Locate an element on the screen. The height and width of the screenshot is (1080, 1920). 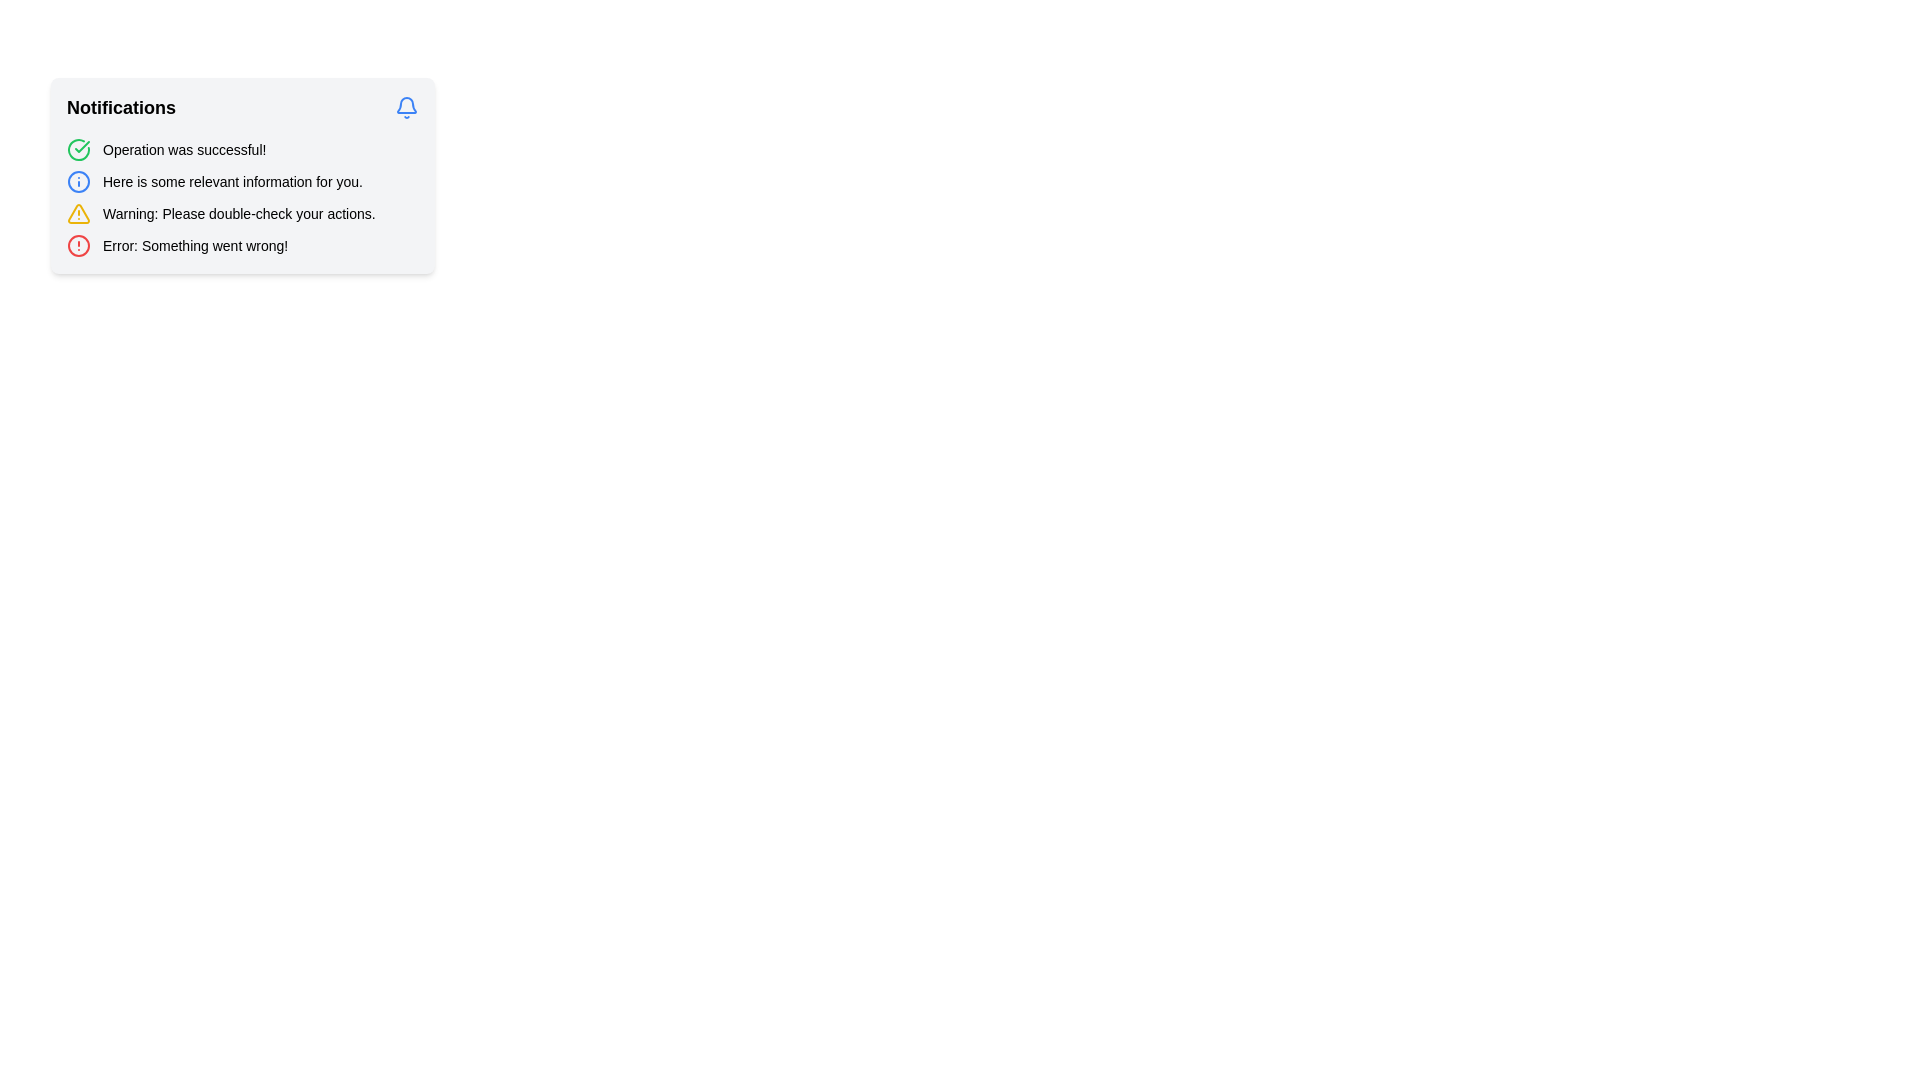
warning notification located between the 'Here is some relevant information for you.' and 'Error: Something went wrong!' notifications is located at coordinates (242, 213).